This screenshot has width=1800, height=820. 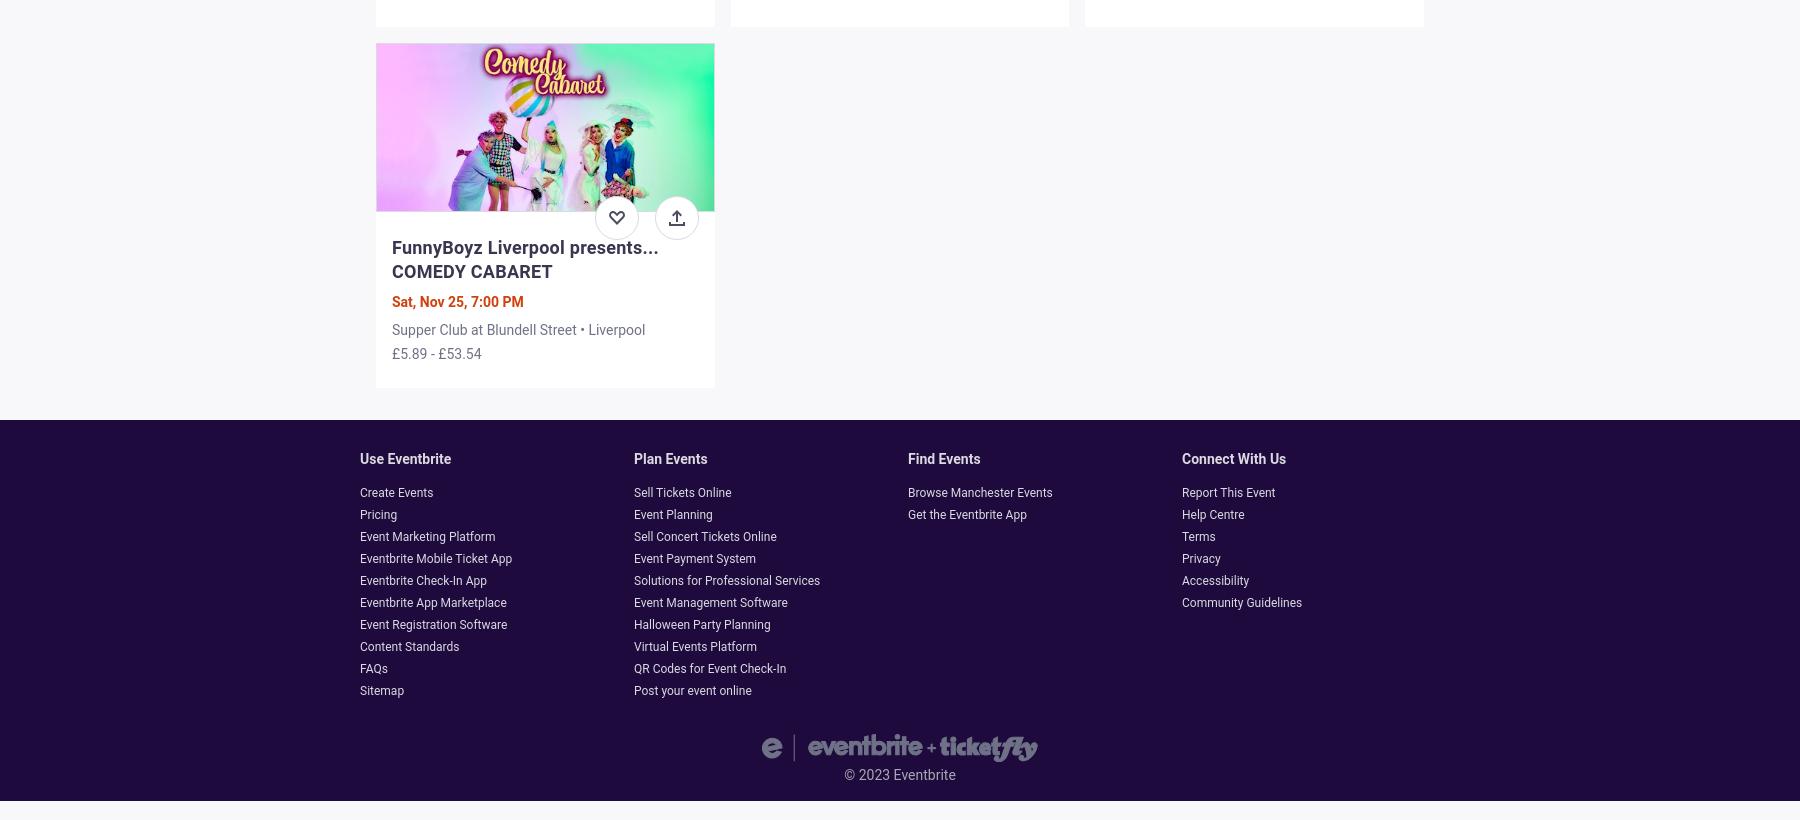 I want to click on 'Accessibility', so click(x=1181, y=580).